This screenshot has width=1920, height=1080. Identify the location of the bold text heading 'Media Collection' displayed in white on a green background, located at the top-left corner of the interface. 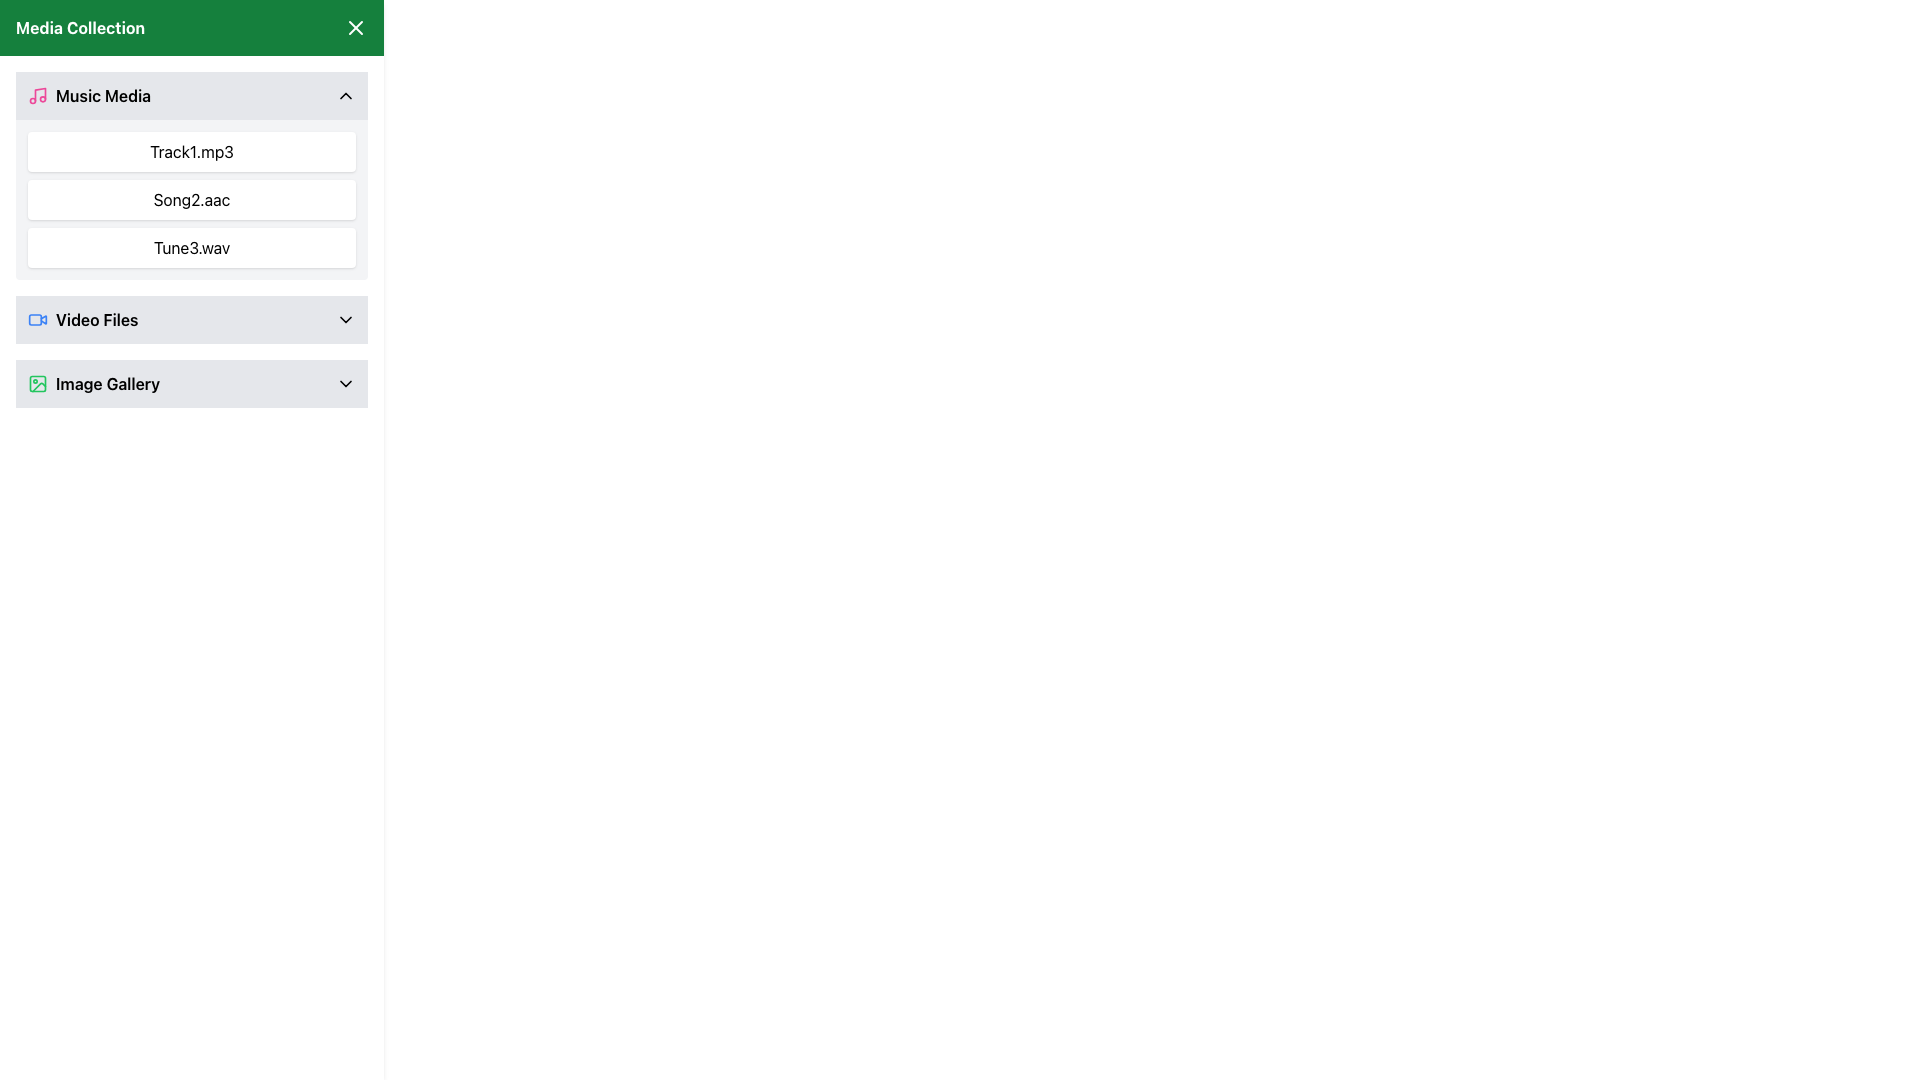
(80, 27).